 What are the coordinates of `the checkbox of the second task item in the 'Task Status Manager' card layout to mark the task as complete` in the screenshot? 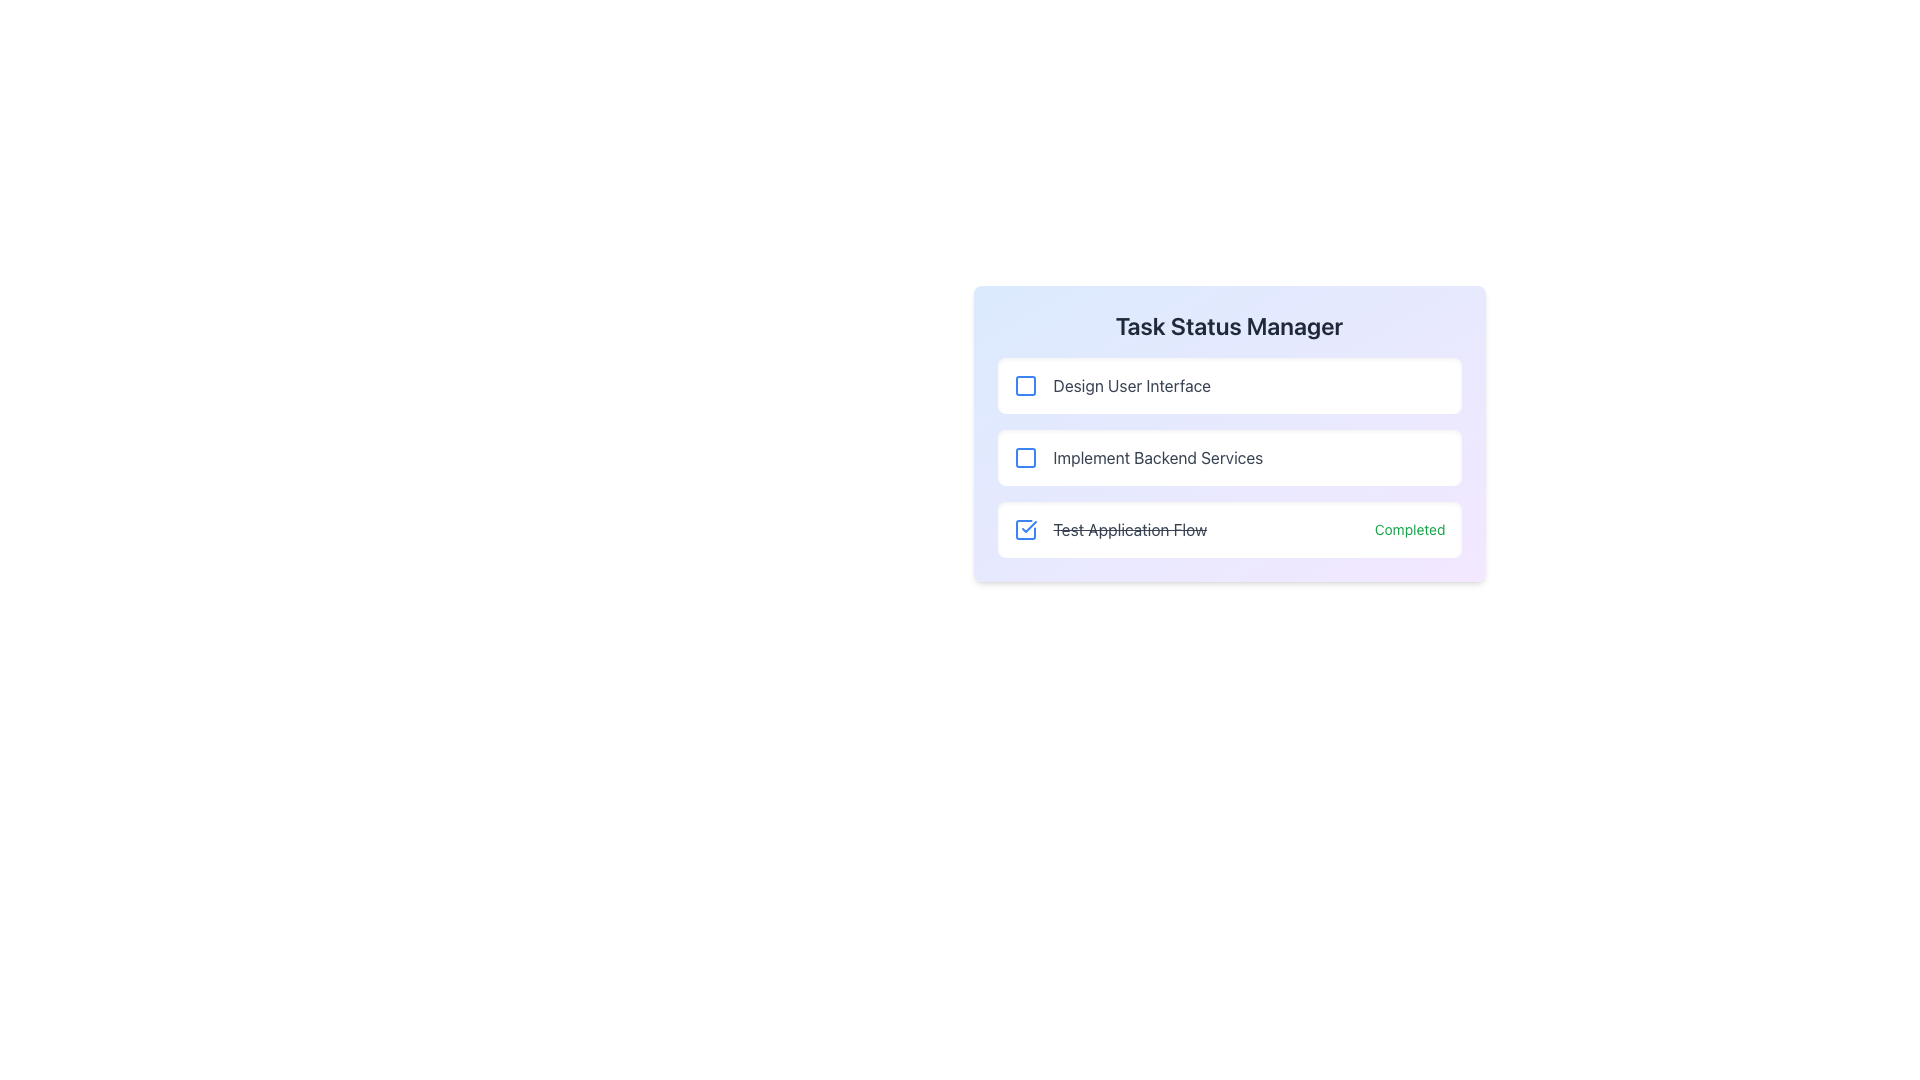 It's located at (1228, 458).